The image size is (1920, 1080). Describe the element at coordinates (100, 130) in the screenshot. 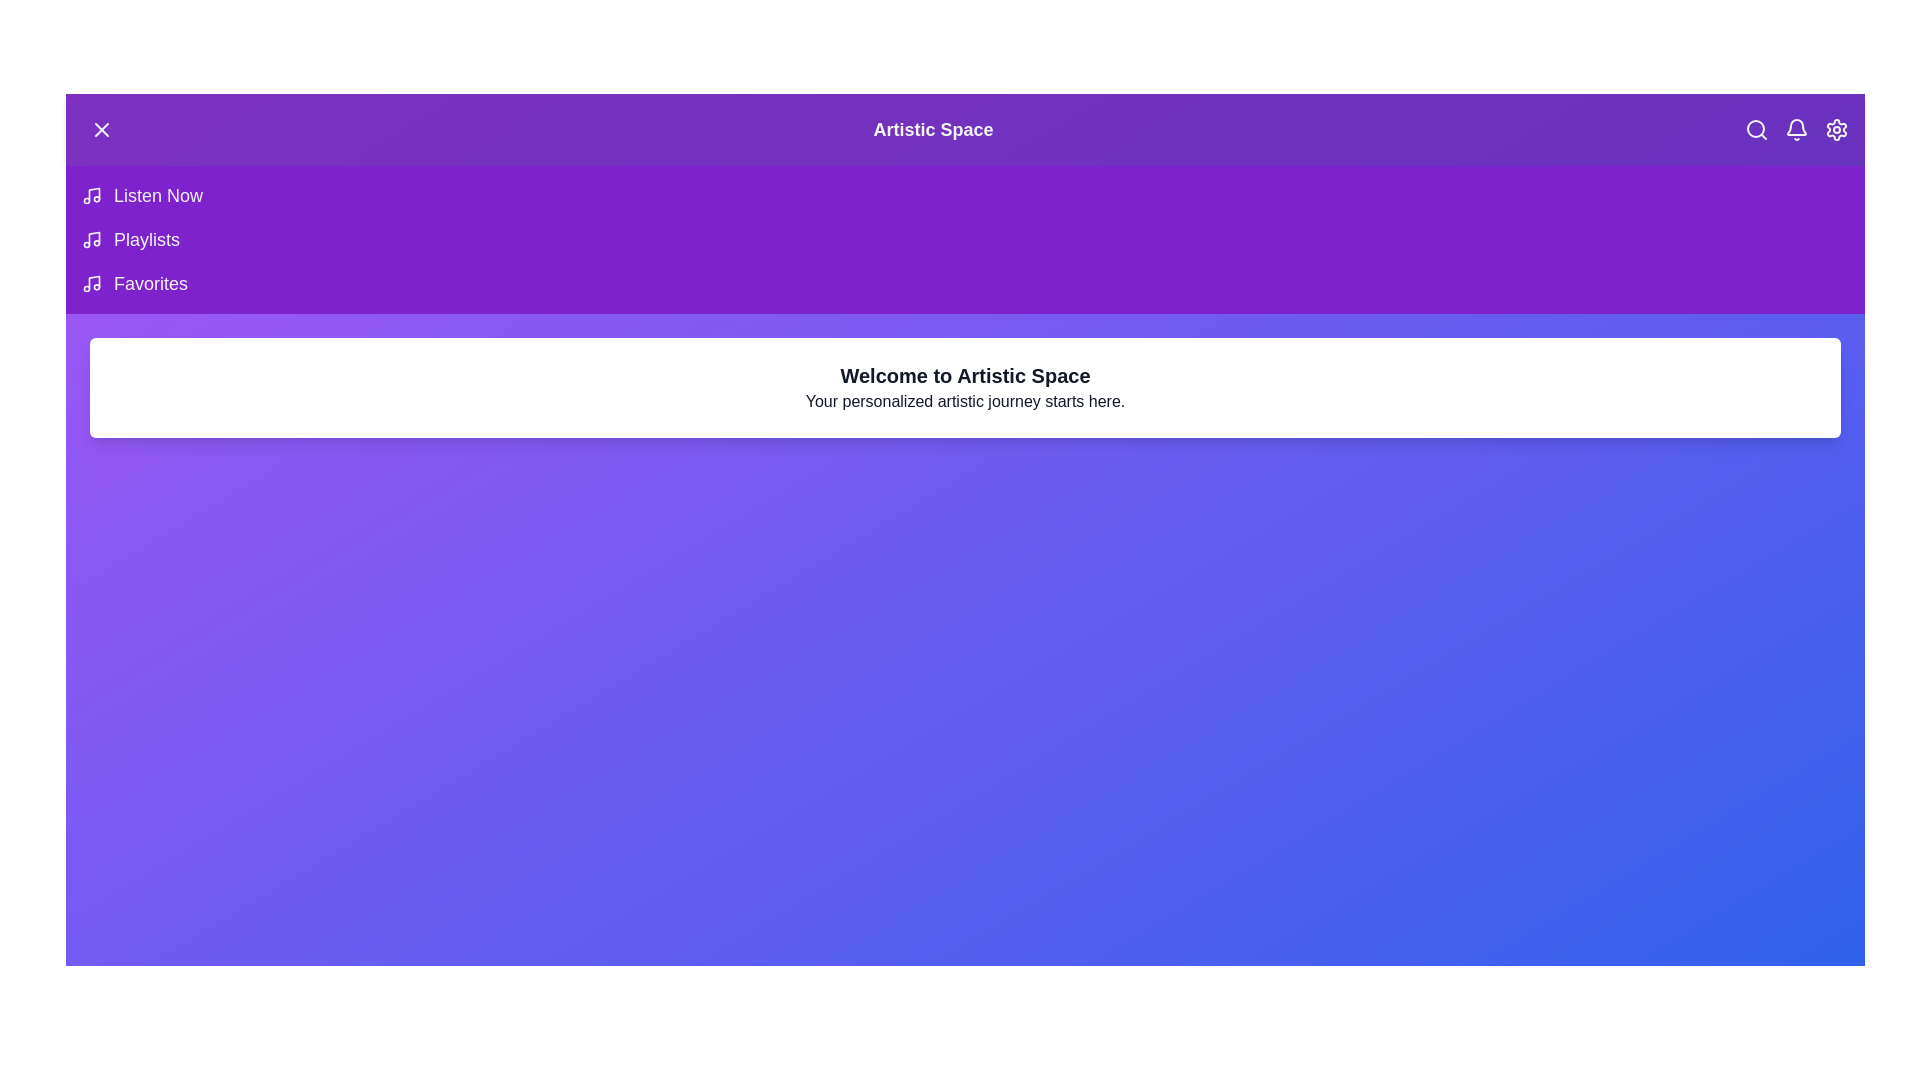

I see `button at the top-left corner of the app bar to toggle the navigation menu` at that location.